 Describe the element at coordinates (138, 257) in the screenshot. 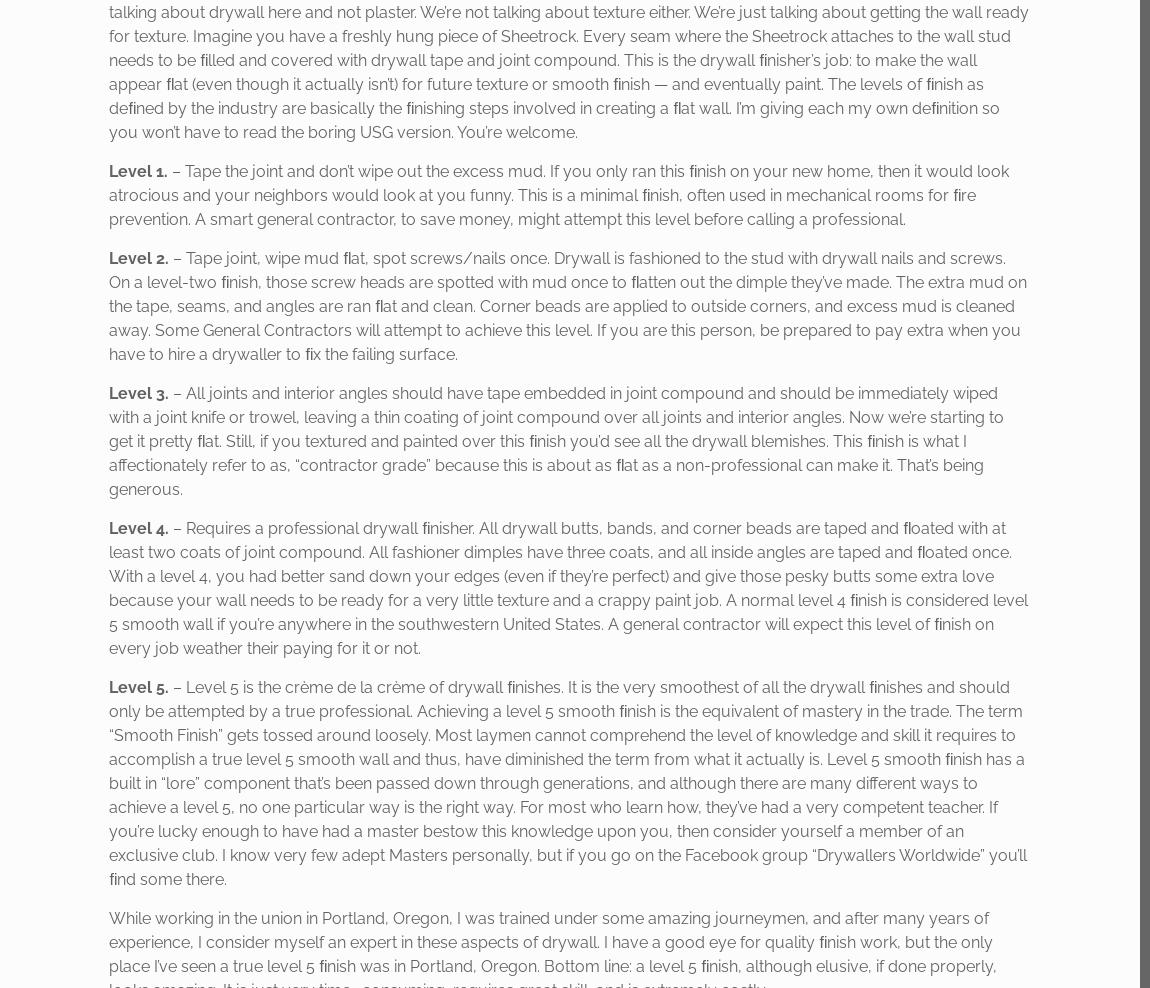

I see `'Level 2.'` at that location.